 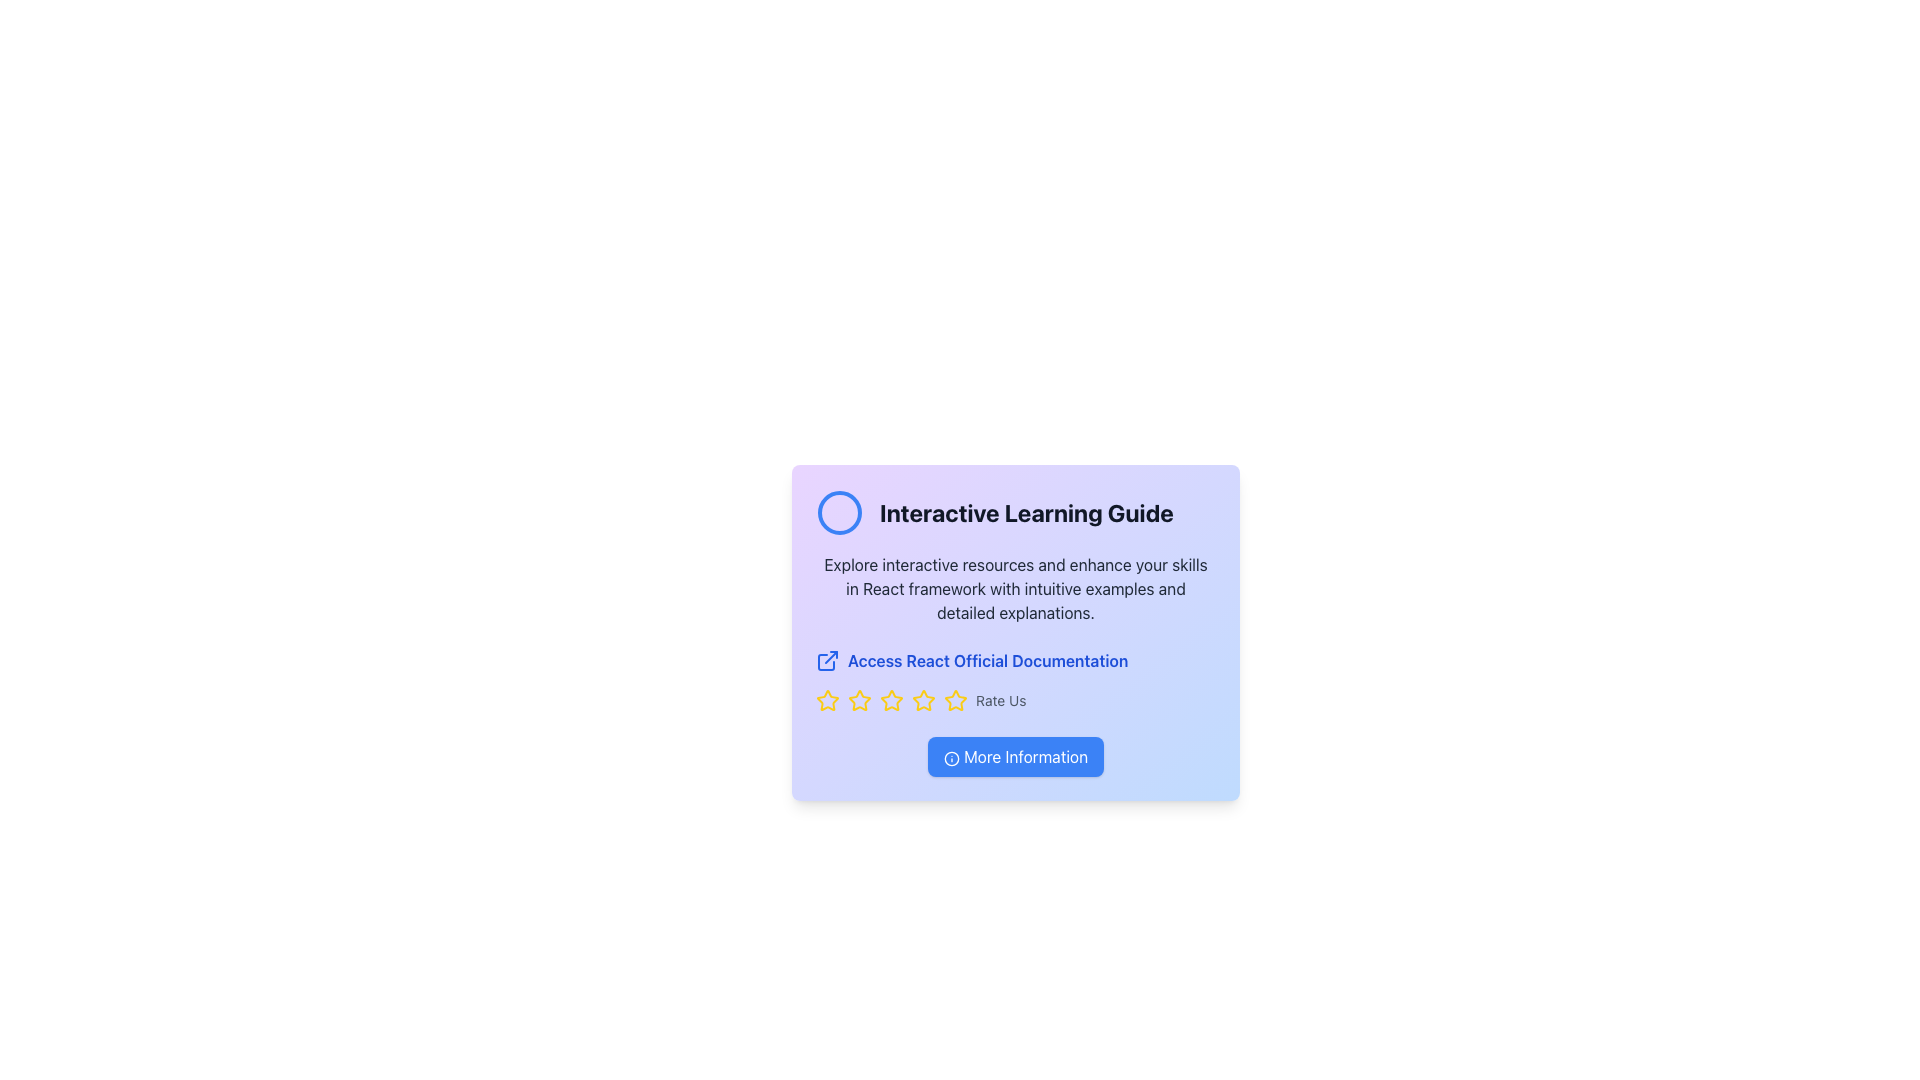 I want to click on the 'More Information' button, which is a rectangular button with rounded corners, vibrant blue background, and white text, located at the bottom of the 'Interactive Learning Guide' card layout, so click(x=1016, y=756).